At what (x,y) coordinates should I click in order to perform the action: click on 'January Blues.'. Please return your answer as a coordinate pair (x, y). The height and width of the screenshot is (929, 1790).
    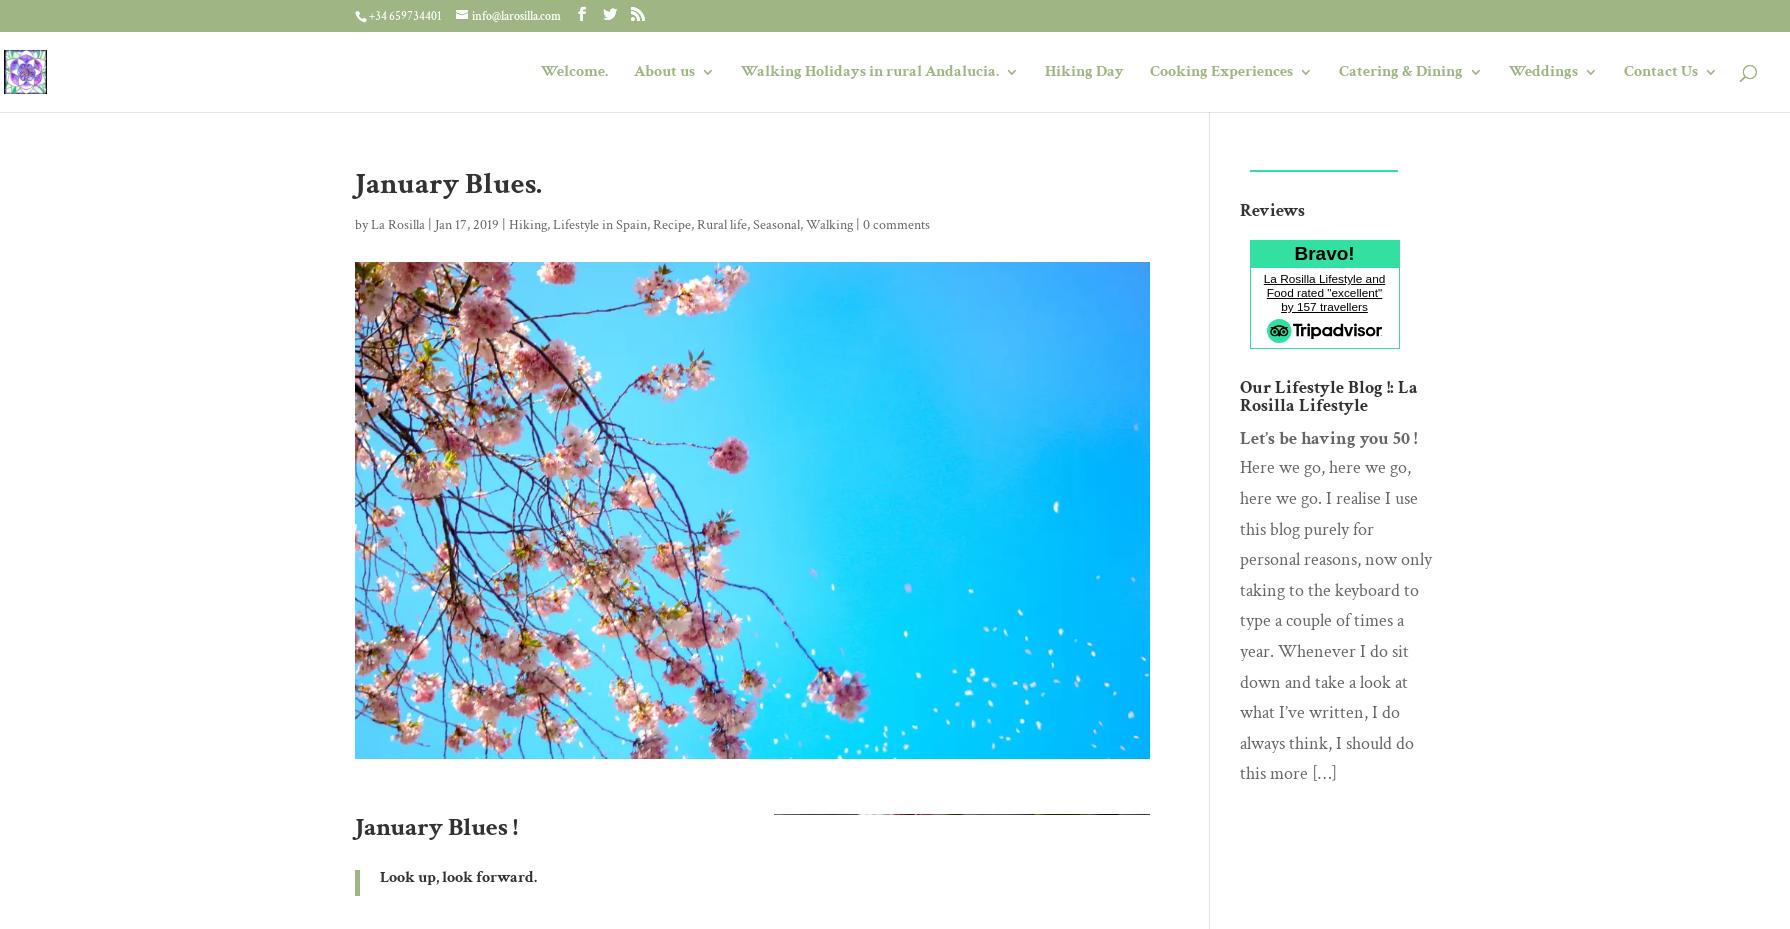
    Looking at the image, I should click on (448, 184).